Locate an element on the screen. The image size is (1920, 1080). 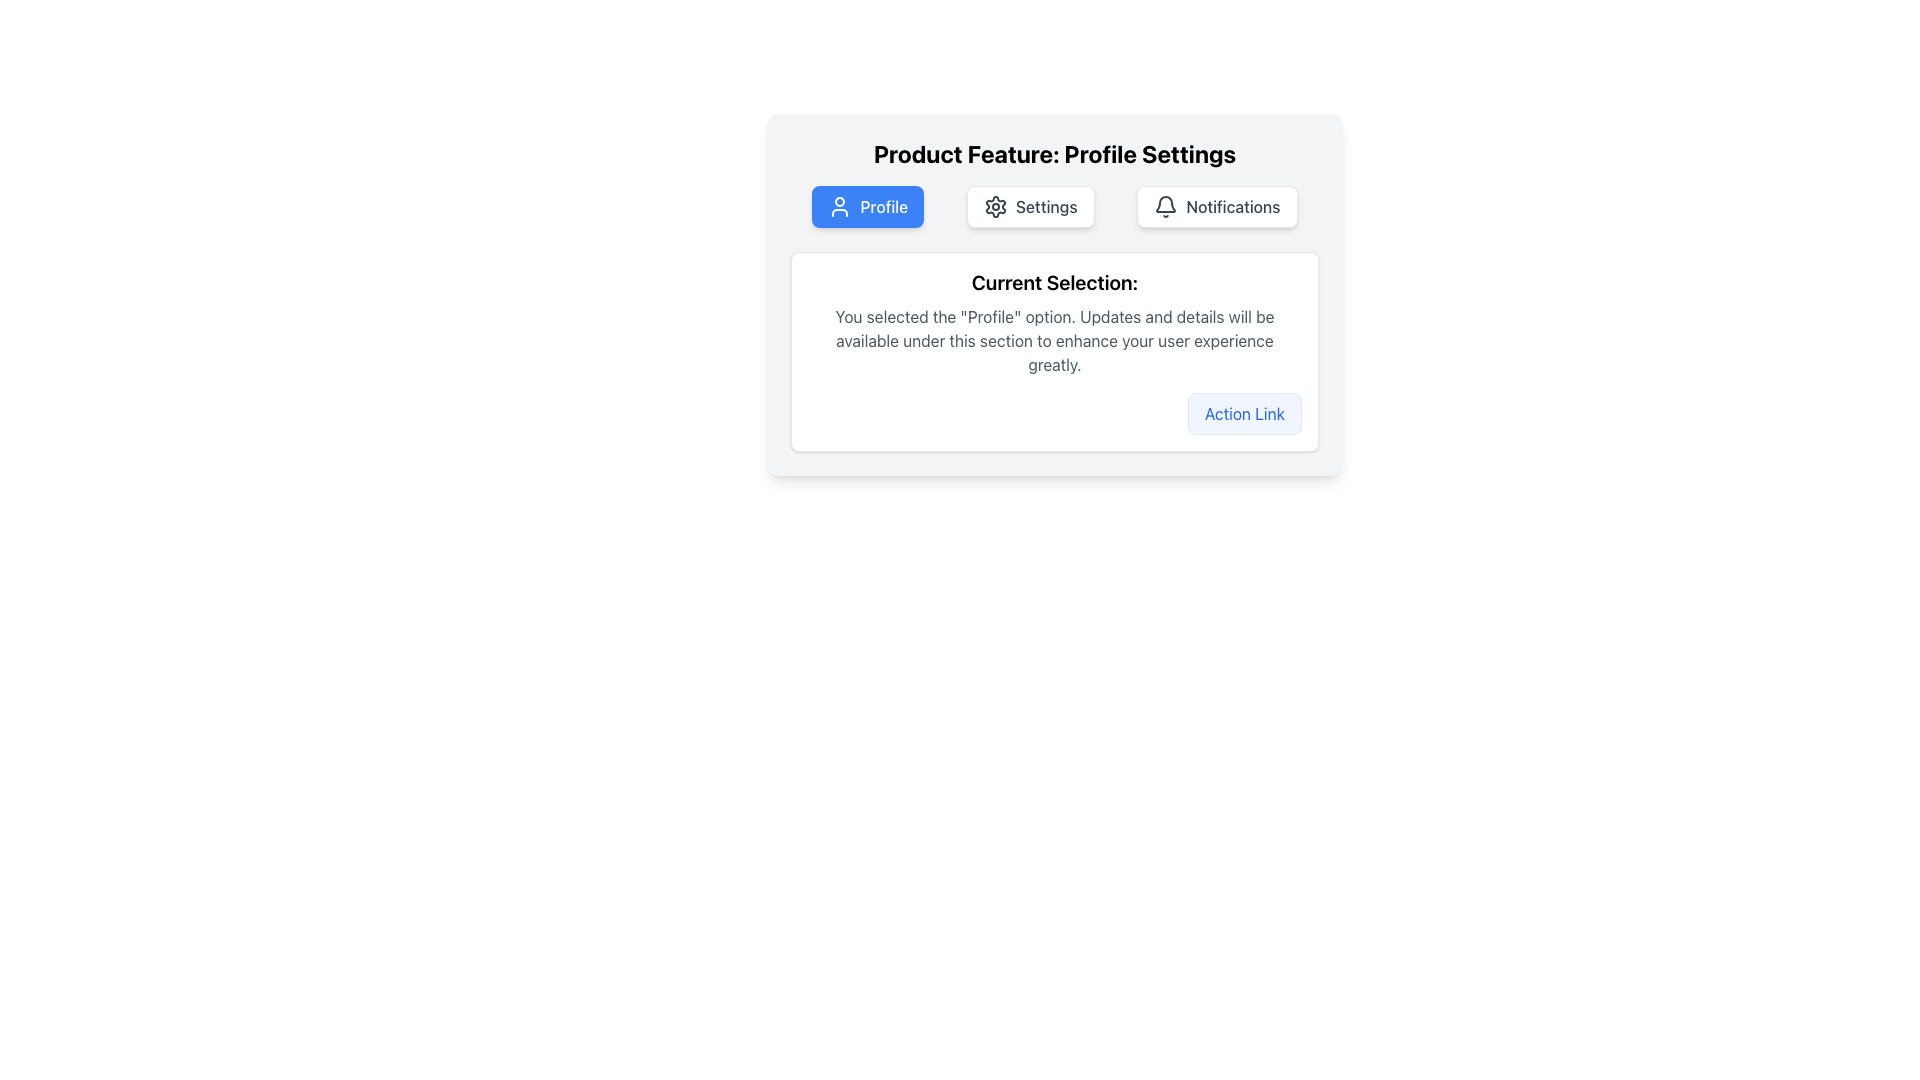
the notification icon located in the top-right section of the interface is located at coordinates (1166, 204).